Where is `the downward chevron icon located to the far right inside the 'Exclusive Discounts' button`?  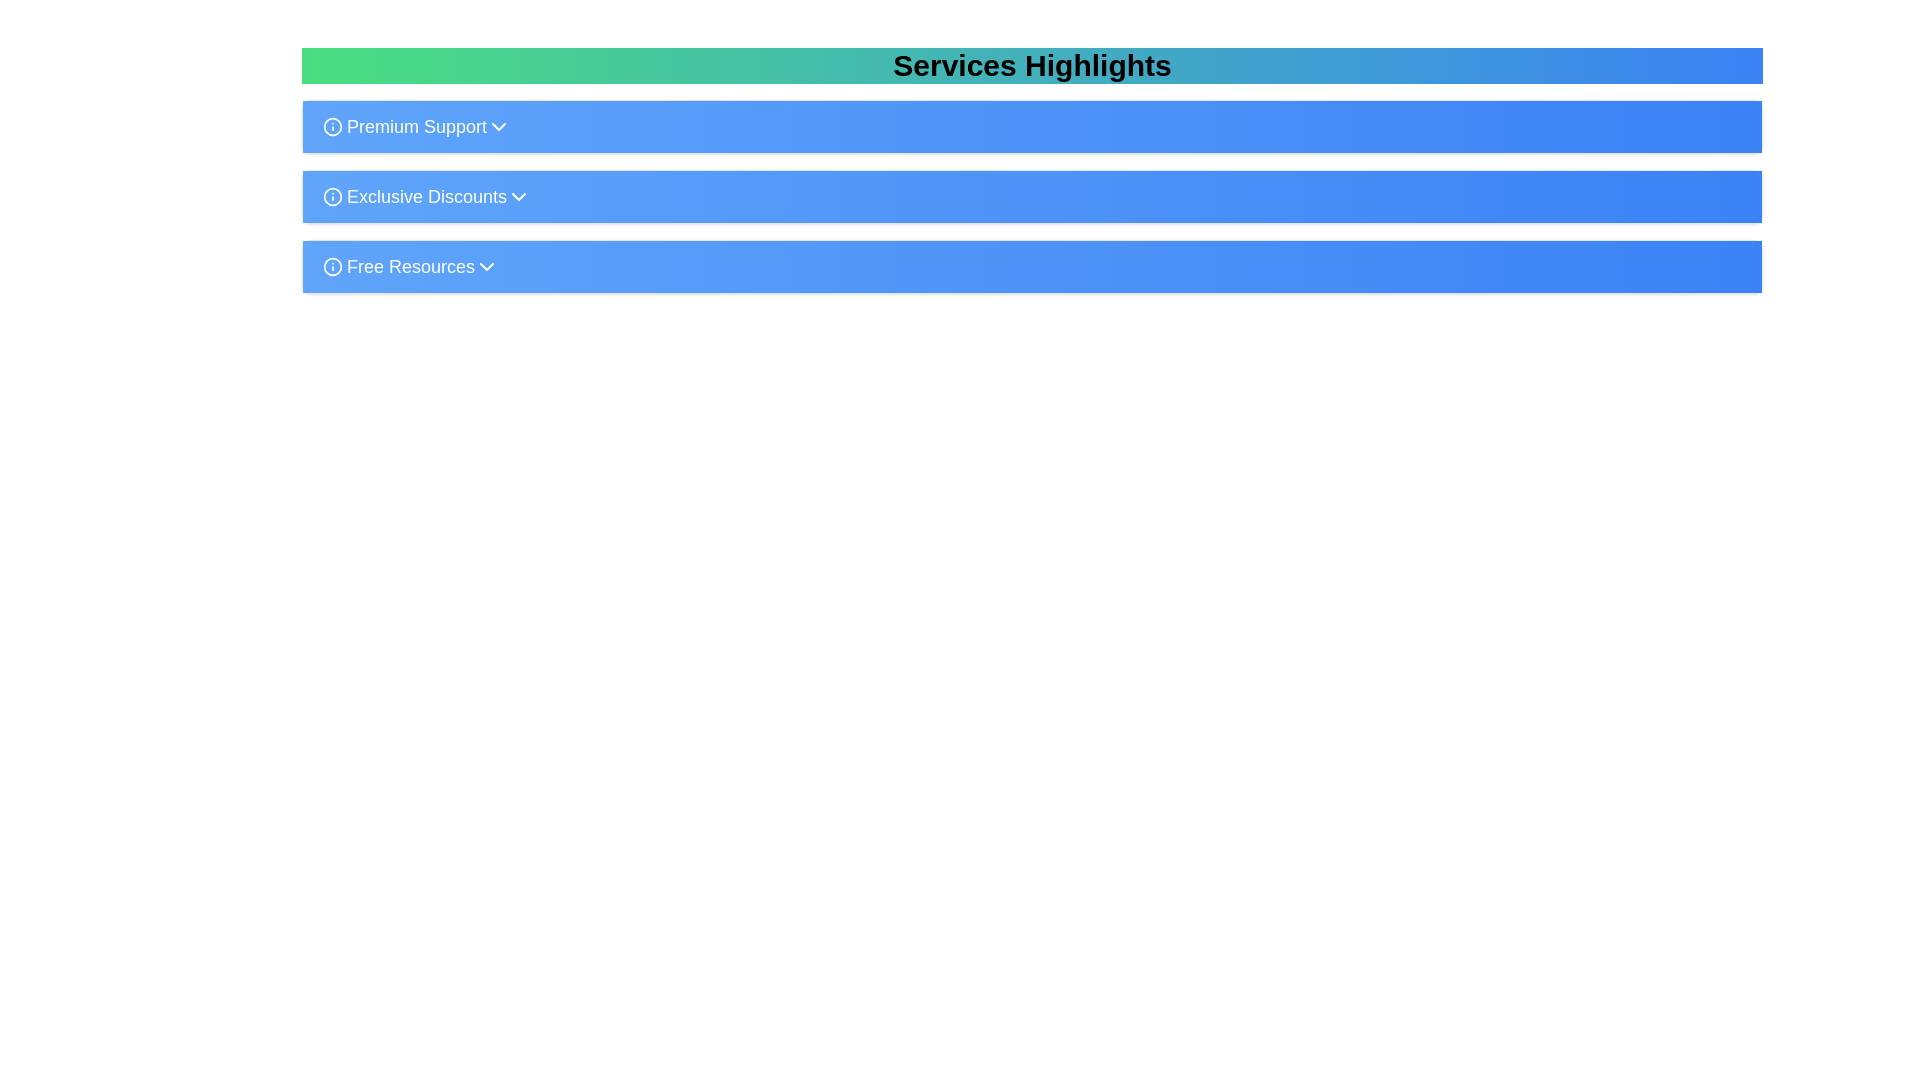 the downward chevron icon located to the far right inside the 'Exclusive Discounts' button is located at coordinates (518, 196).